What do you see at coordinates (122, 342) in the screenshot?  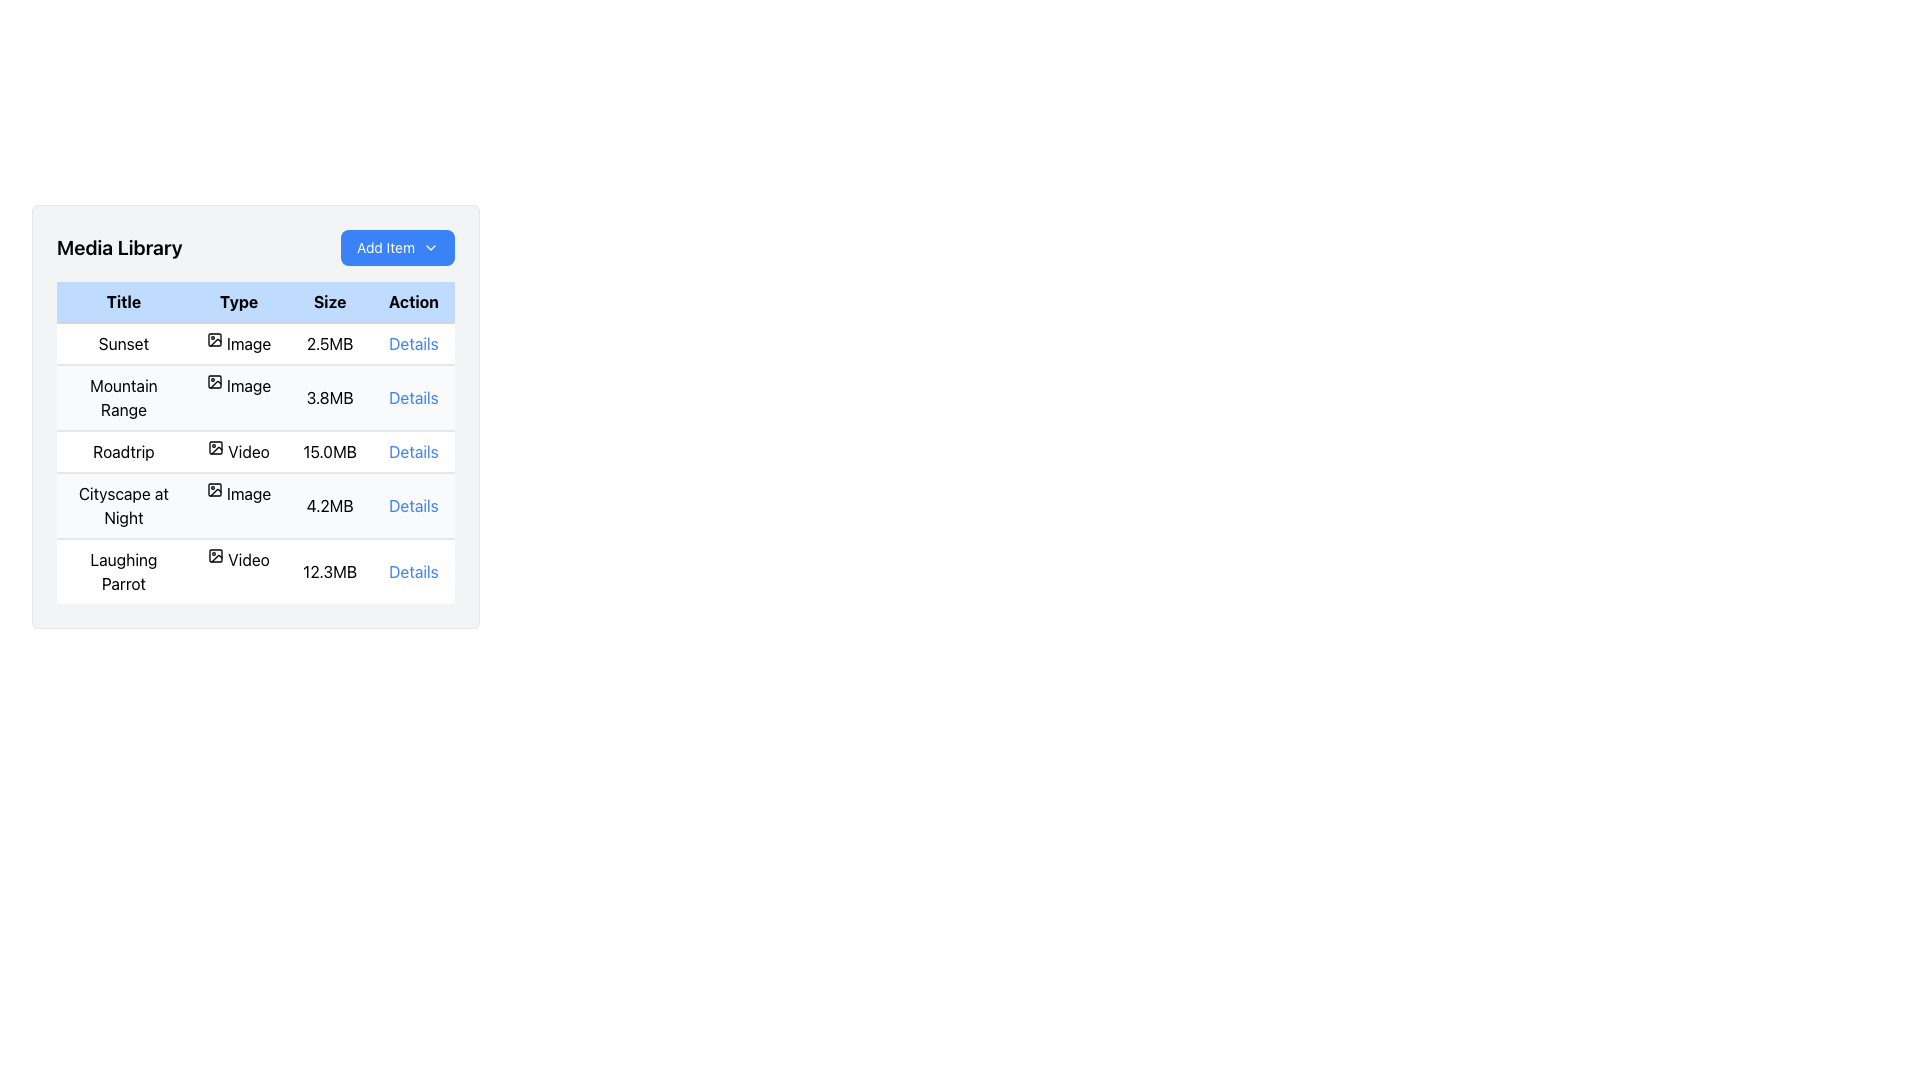 I see `the text label displaying 'Sunset - Image - 2.5MB - Details' located in the first cell of the first row under the 'Title' column in the table` at bounding box center [122, 342].